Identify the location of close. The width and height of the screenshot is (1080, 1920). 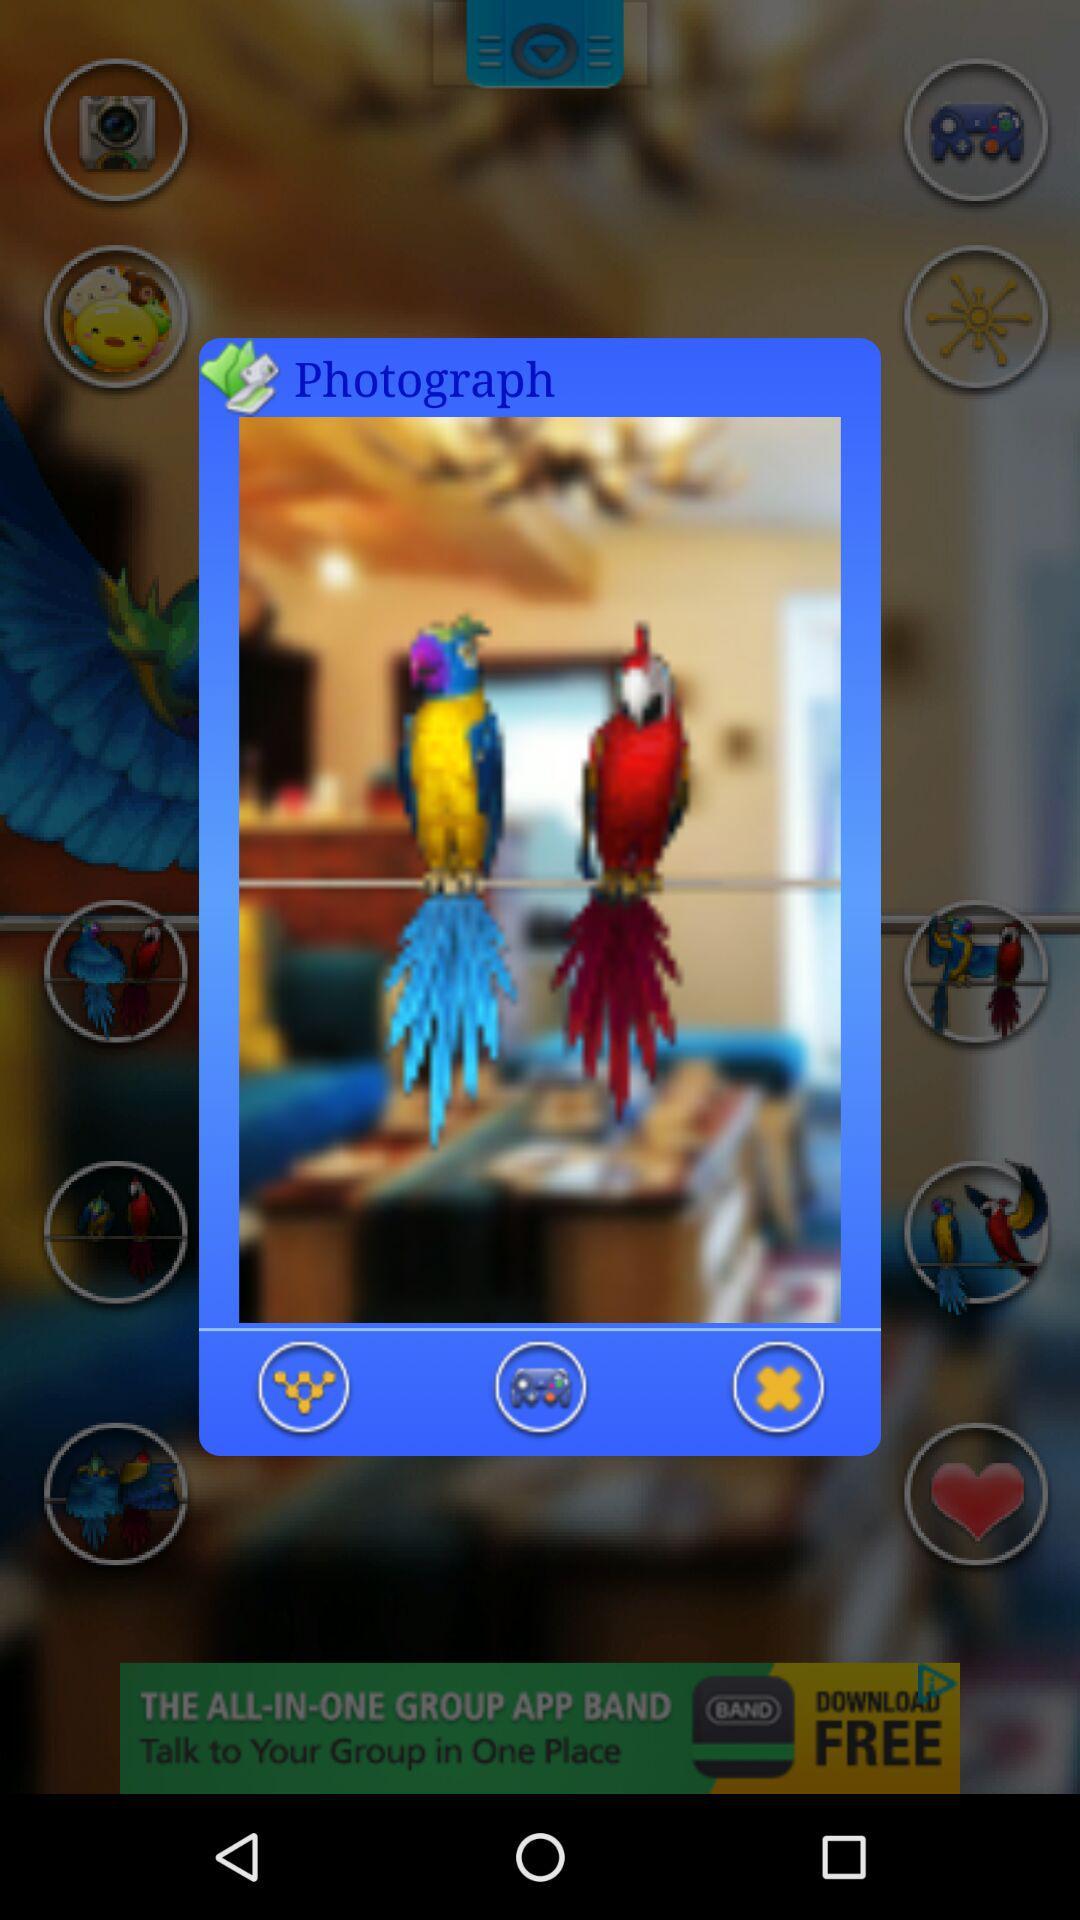
(776, 1389).